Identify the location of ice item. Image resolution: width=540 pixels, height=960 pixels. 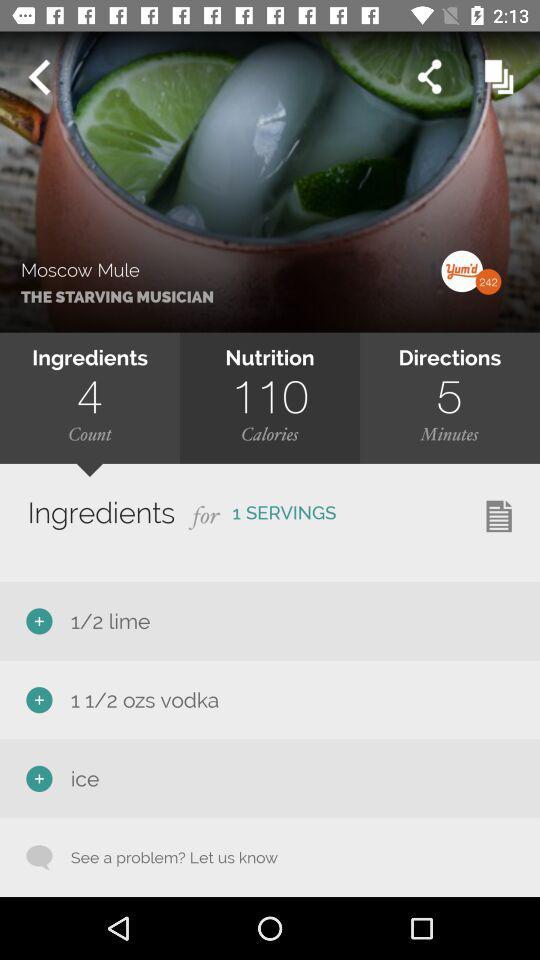
(80, 777).